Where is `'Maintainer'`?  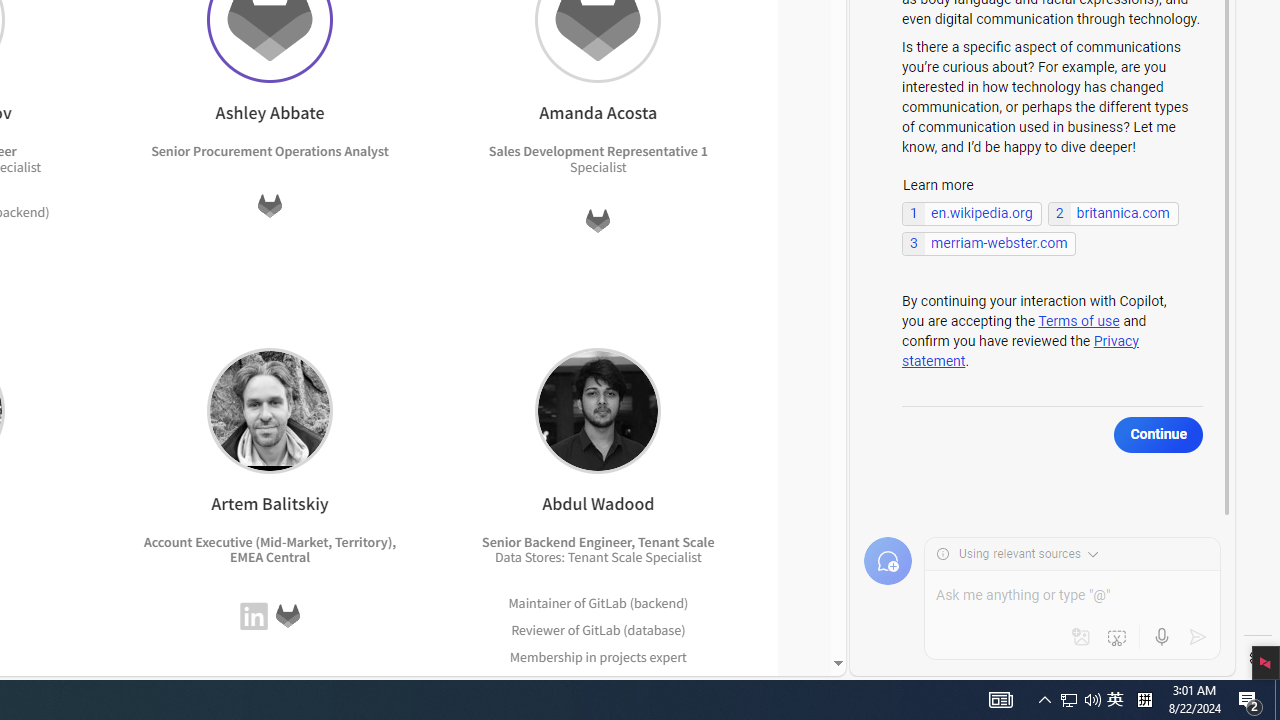
'Maintainer' is located at coordinates (540, 601).